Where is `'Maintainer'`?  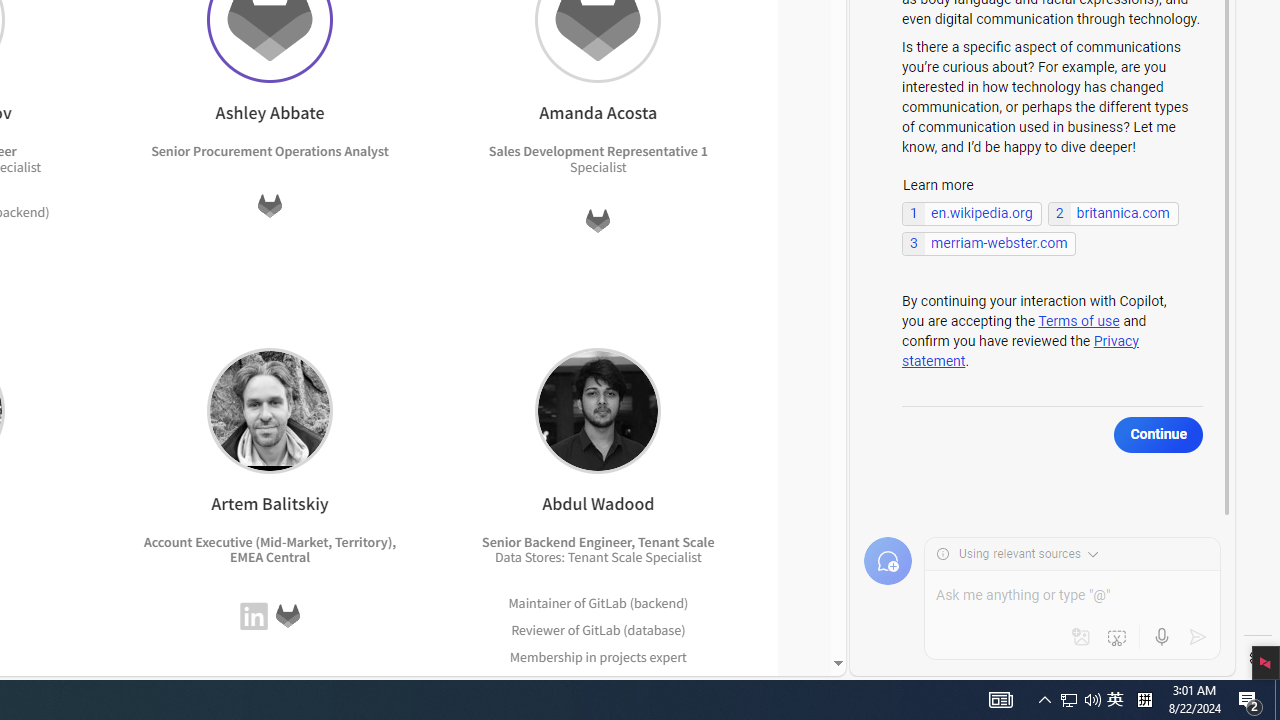
'Maintainer' is located at coordinates (540, 601).